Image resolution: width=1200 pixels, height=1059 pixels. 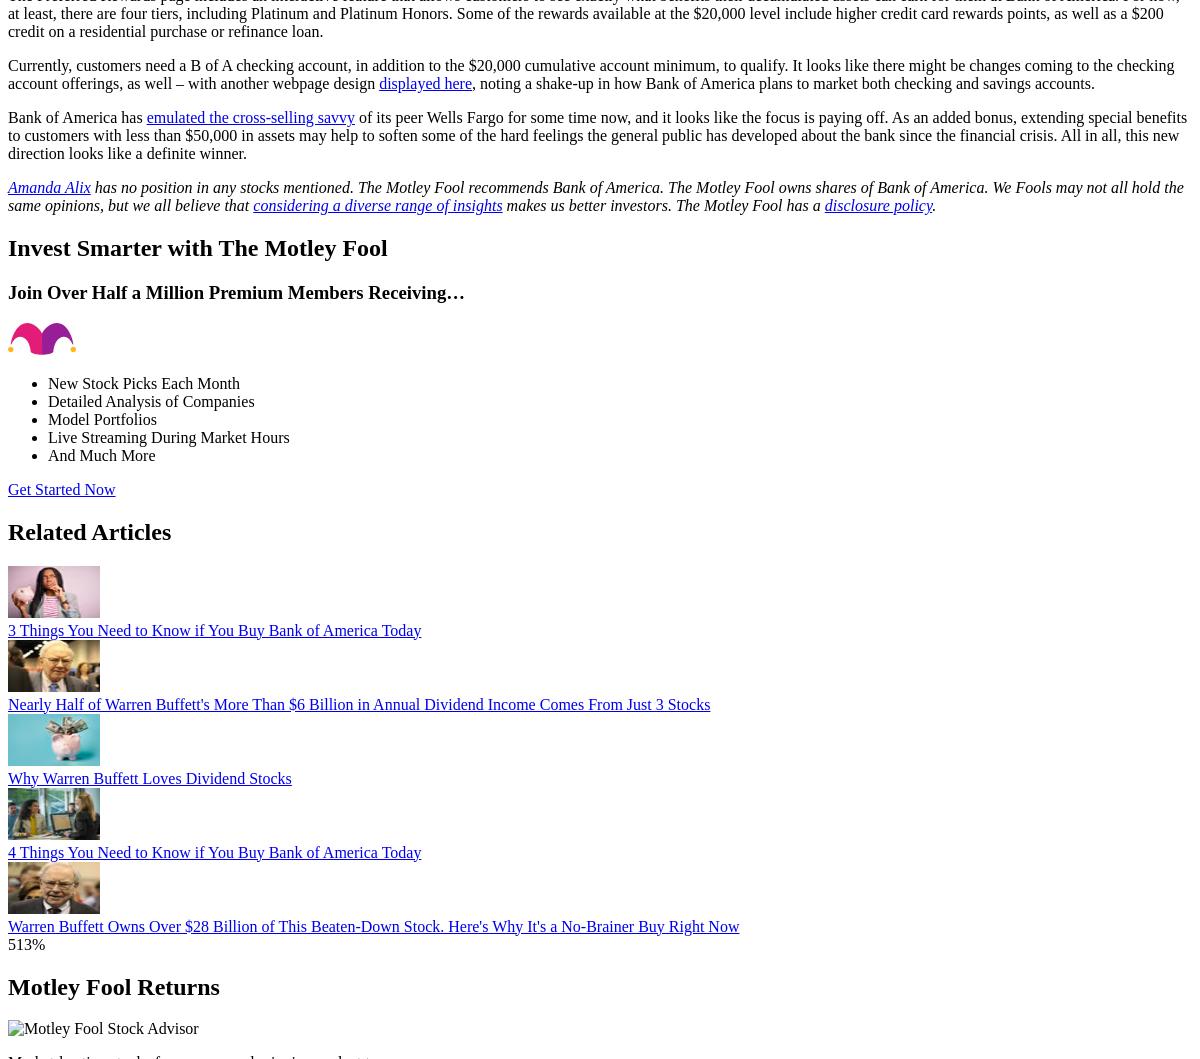 I want to click on 'displayed here', so click(x=425, y=83).